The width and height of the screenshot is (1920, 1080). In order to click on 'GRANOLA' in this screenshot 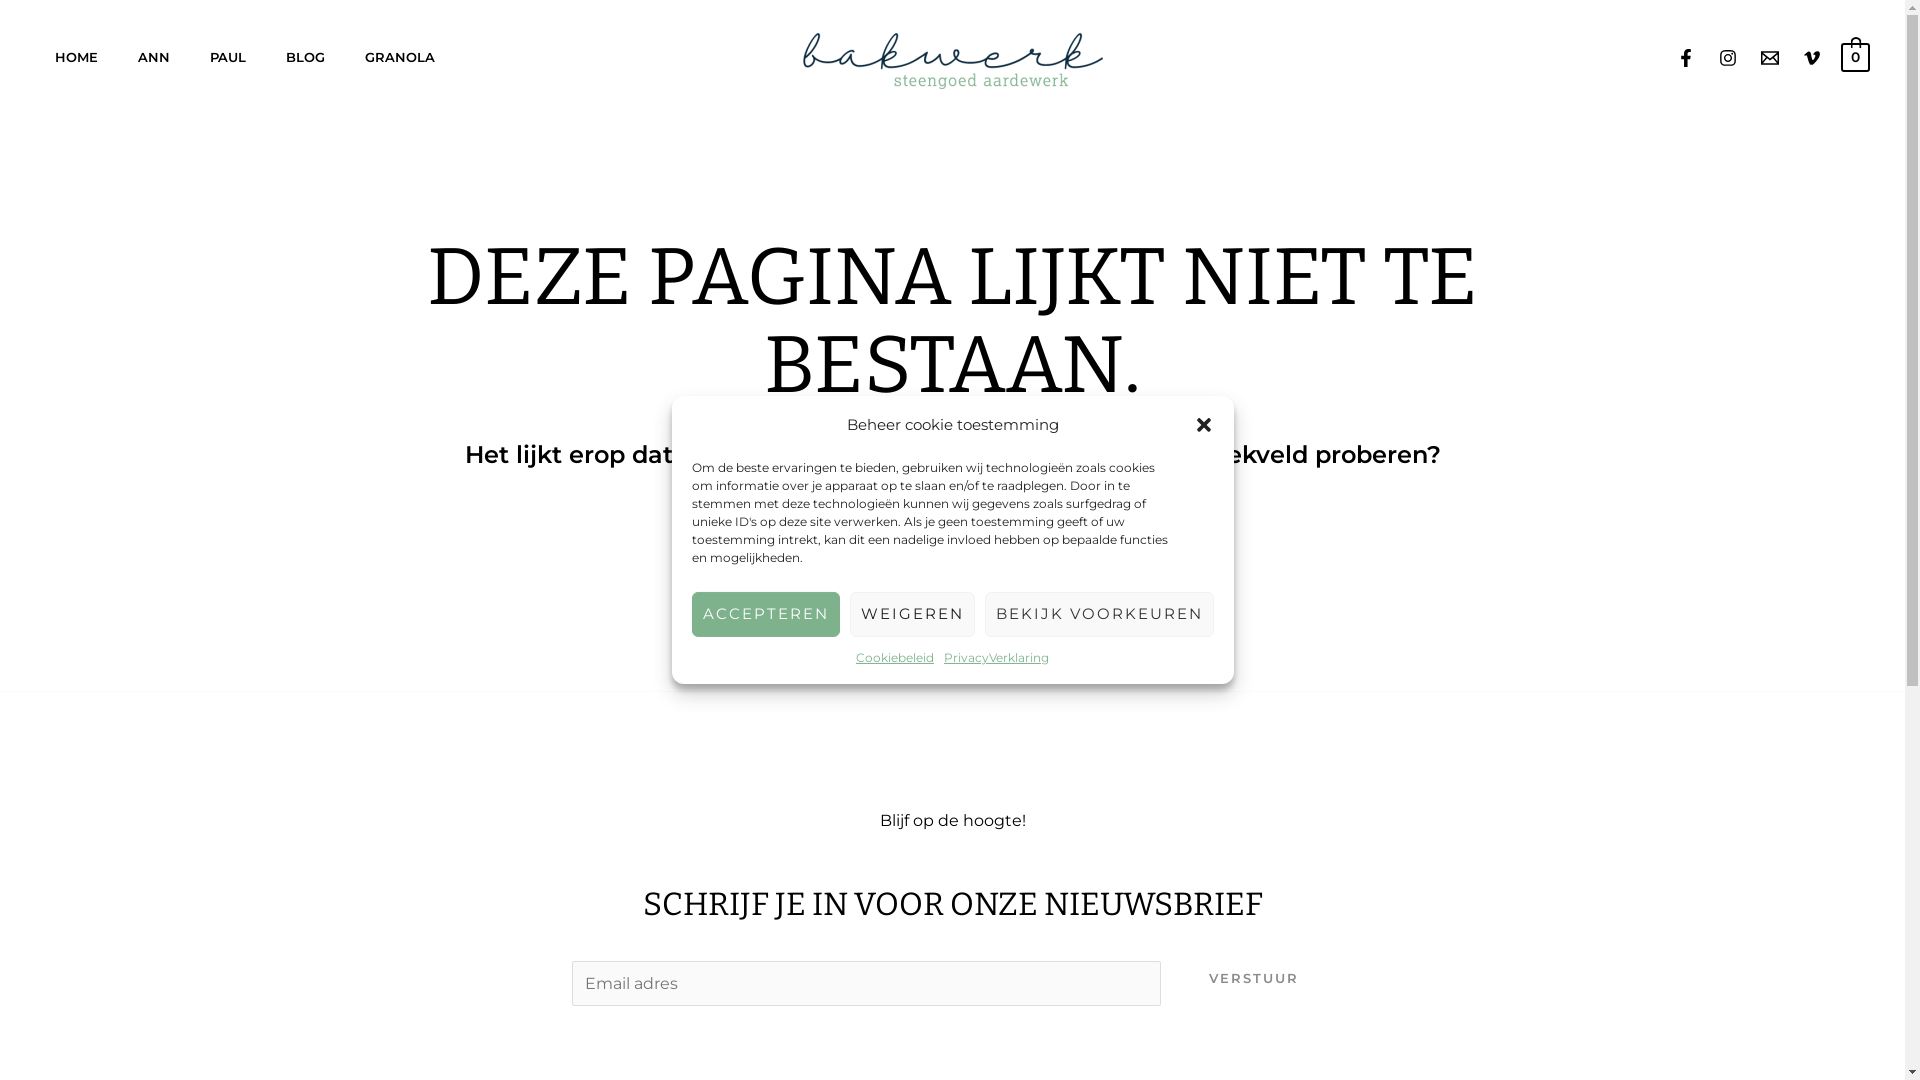, I will do `click(345, 56)`.